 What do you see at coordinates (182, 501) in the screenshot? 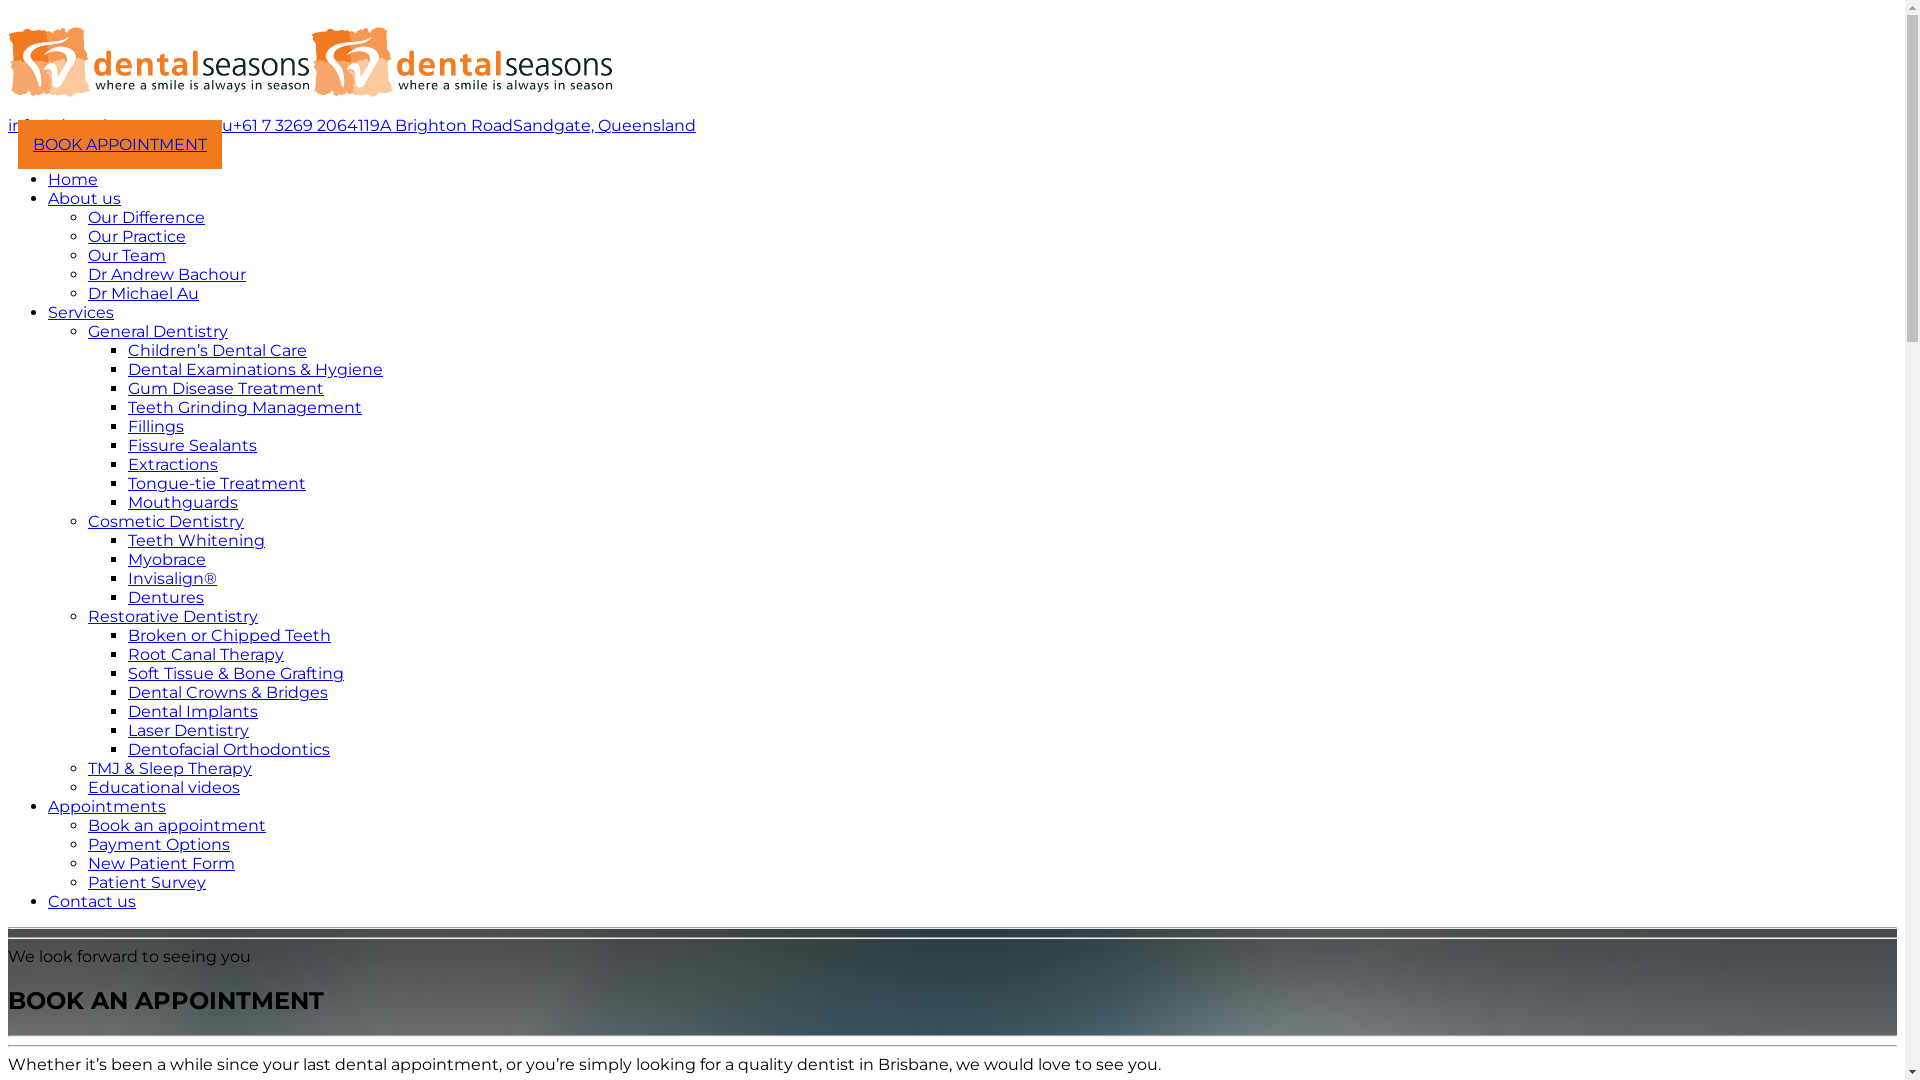
I see `'Mouthguards'` at bounding box center [182, 501].